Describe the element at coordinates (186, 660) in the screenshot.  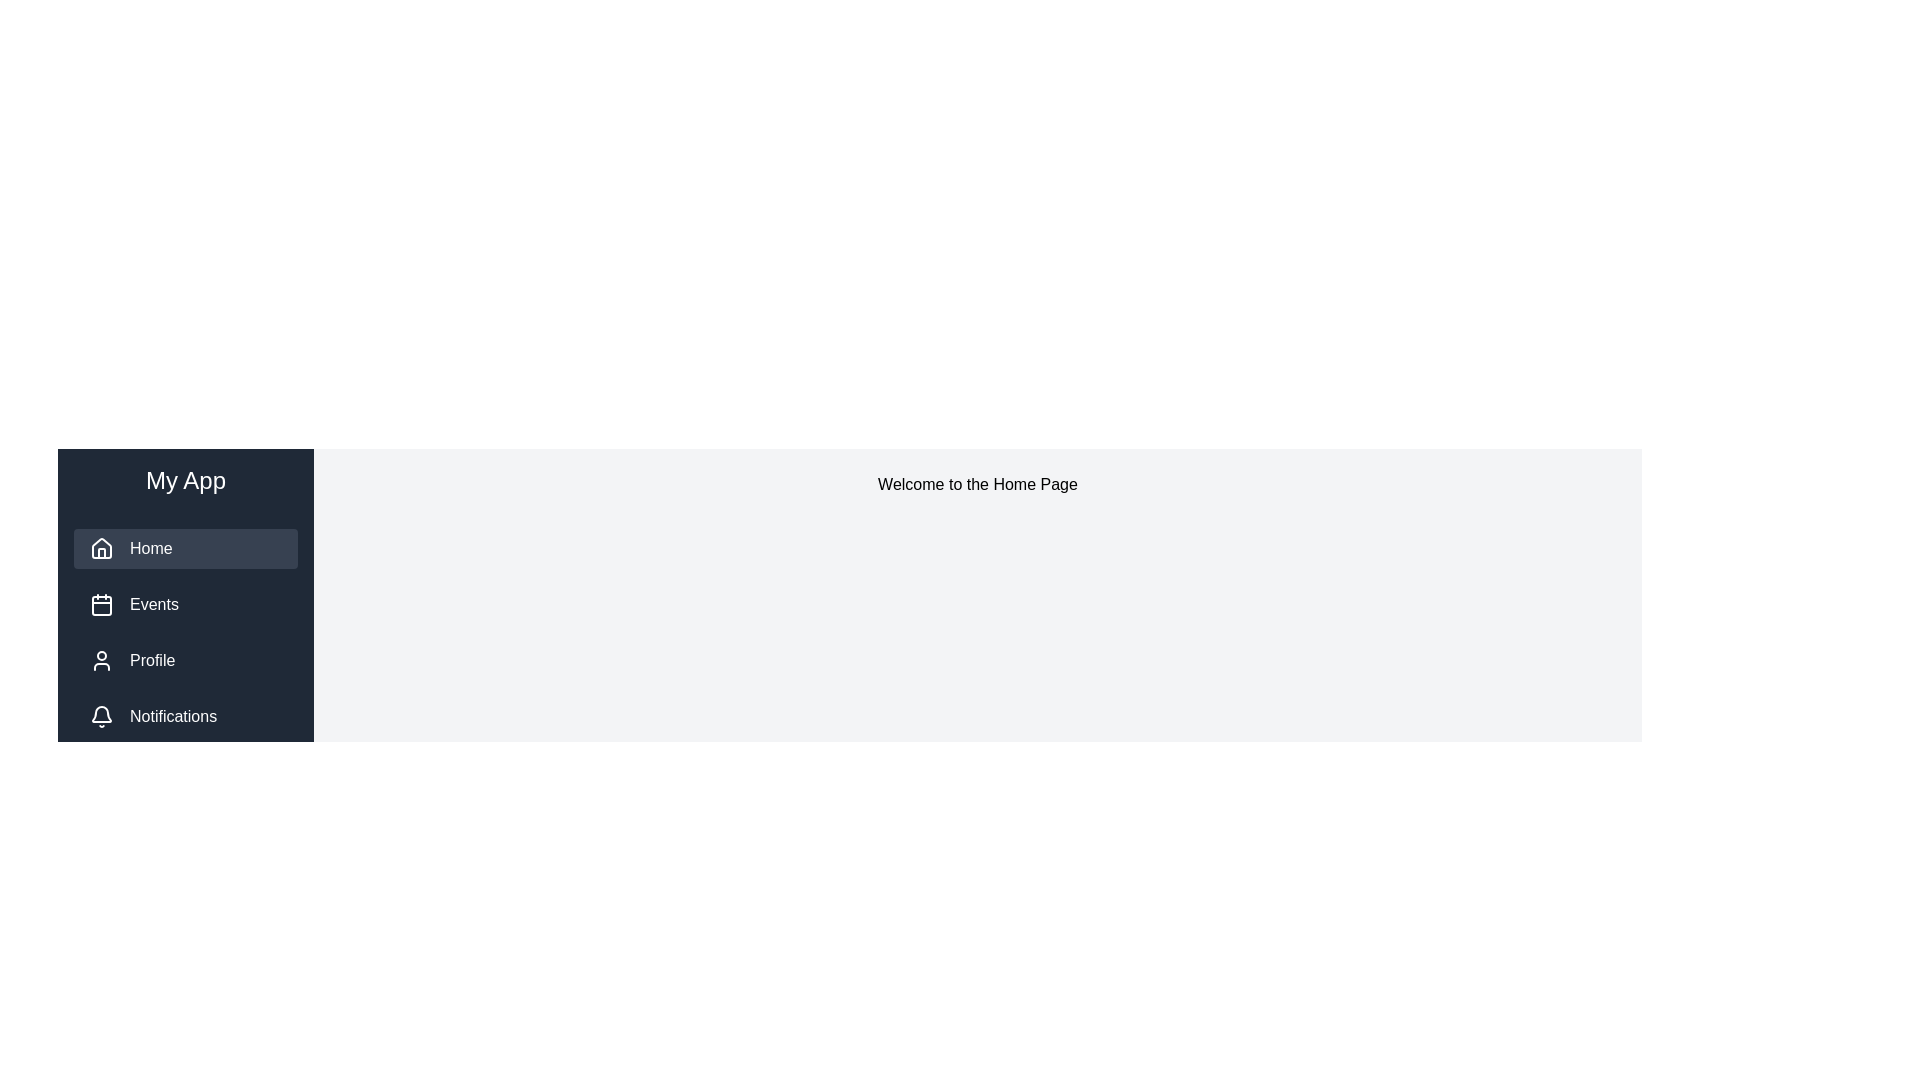
I see `the third button in the vertical sequence of options in the sidebar` at that location.